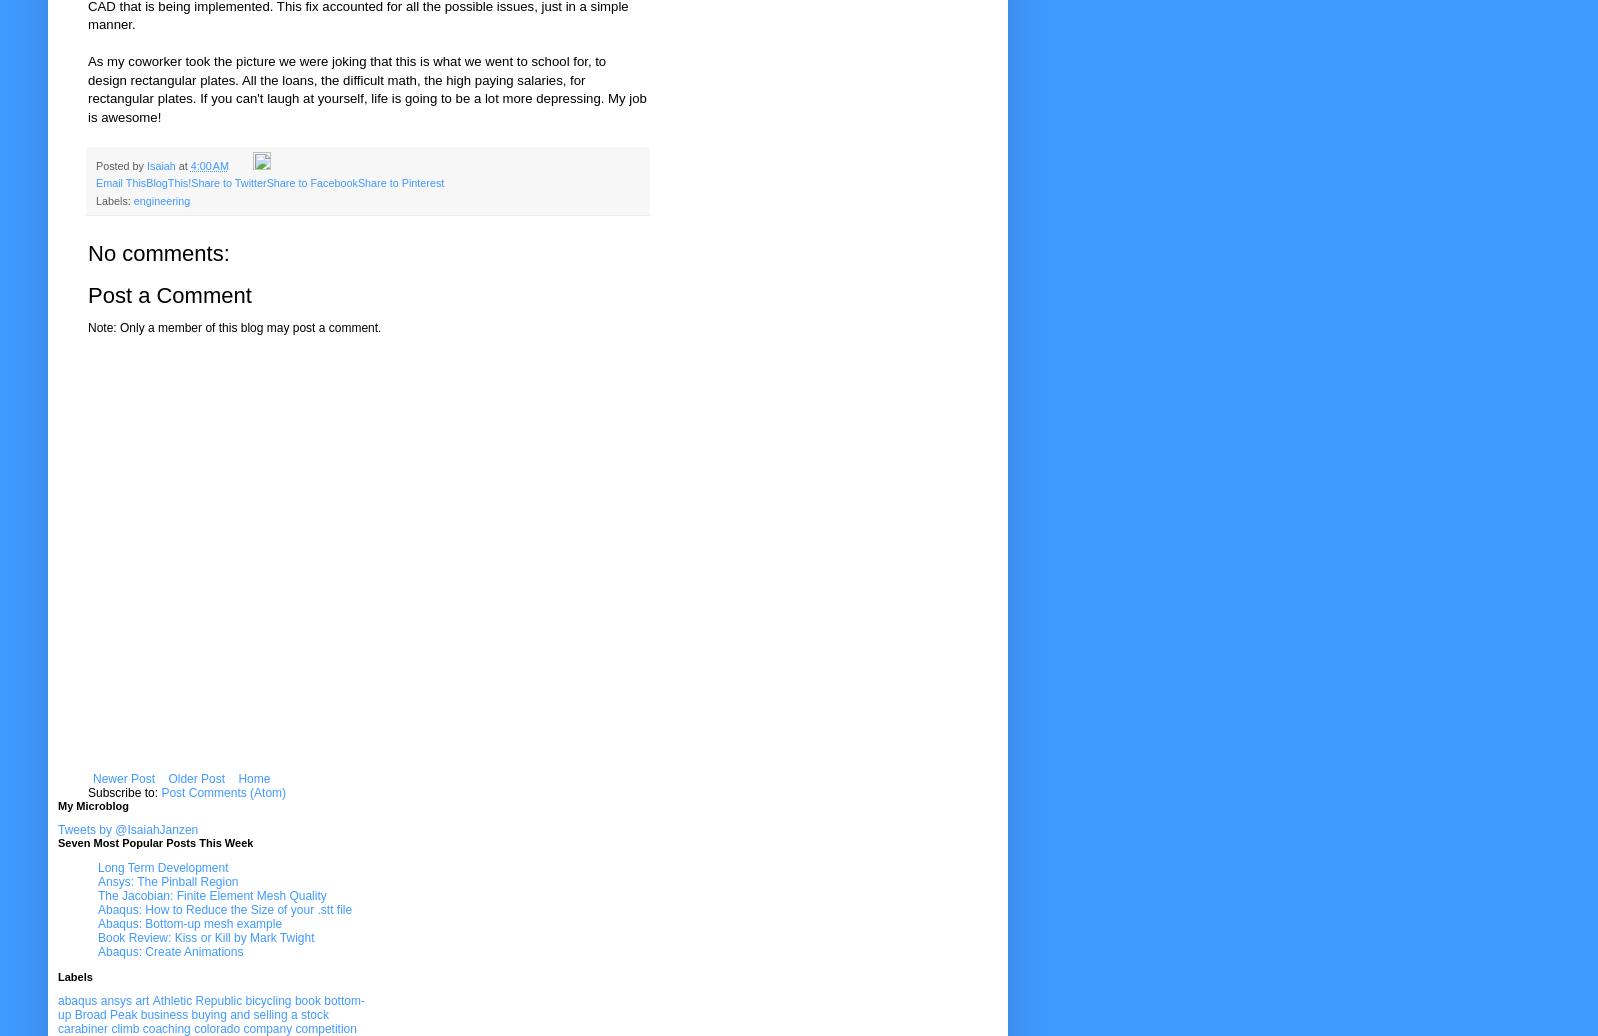 The height and width of the screenshot is (1036, 1598). What do you see at coordinates (195, 778) in the screenshot?
I see `'Older Post'` at bounding box center [195, 778].